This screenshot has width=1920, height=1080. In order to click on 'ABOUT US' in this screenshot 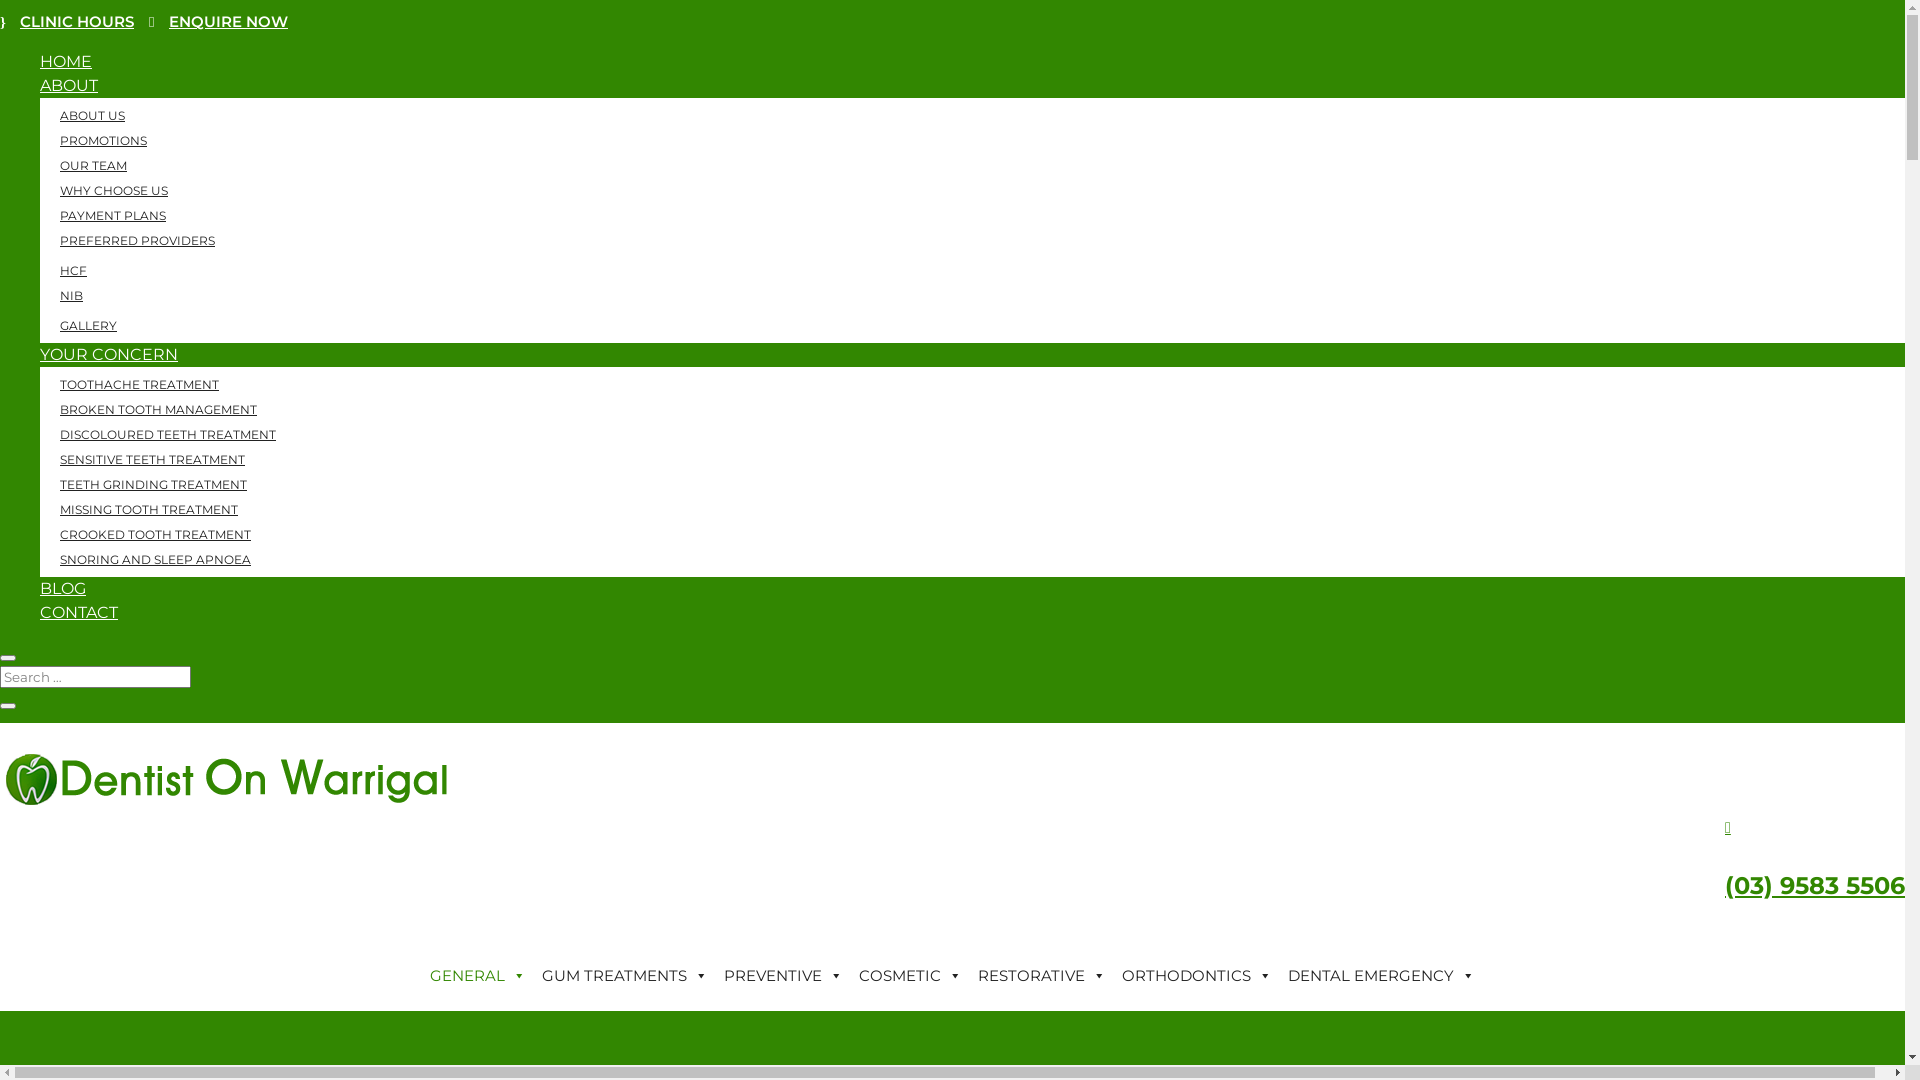, I will do `click(91, 115)`.